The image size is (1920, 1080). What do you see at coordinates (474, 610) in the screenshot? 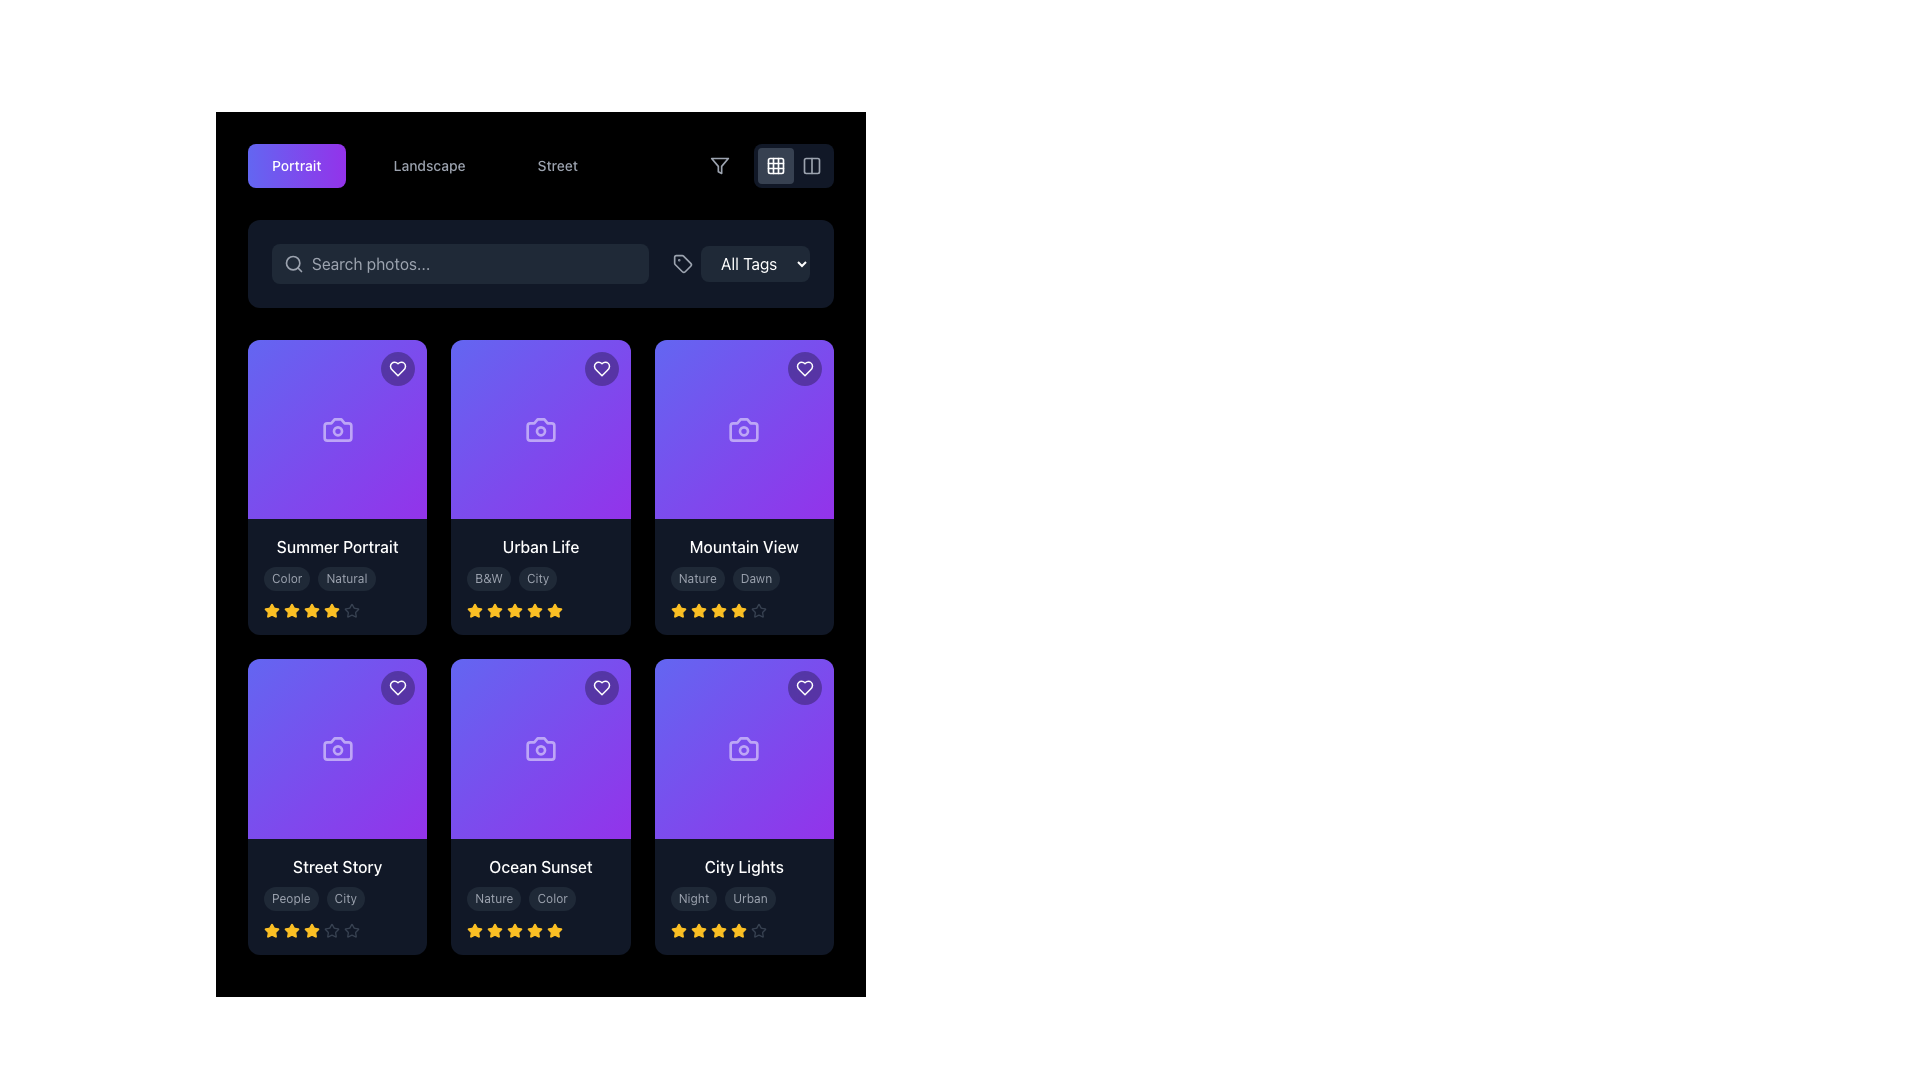
I see `the first star in the five-star rating system located beneath the 'Urban Life' card in the second column of the content grid, in the second row of cards` at bounding box center [474, 610].